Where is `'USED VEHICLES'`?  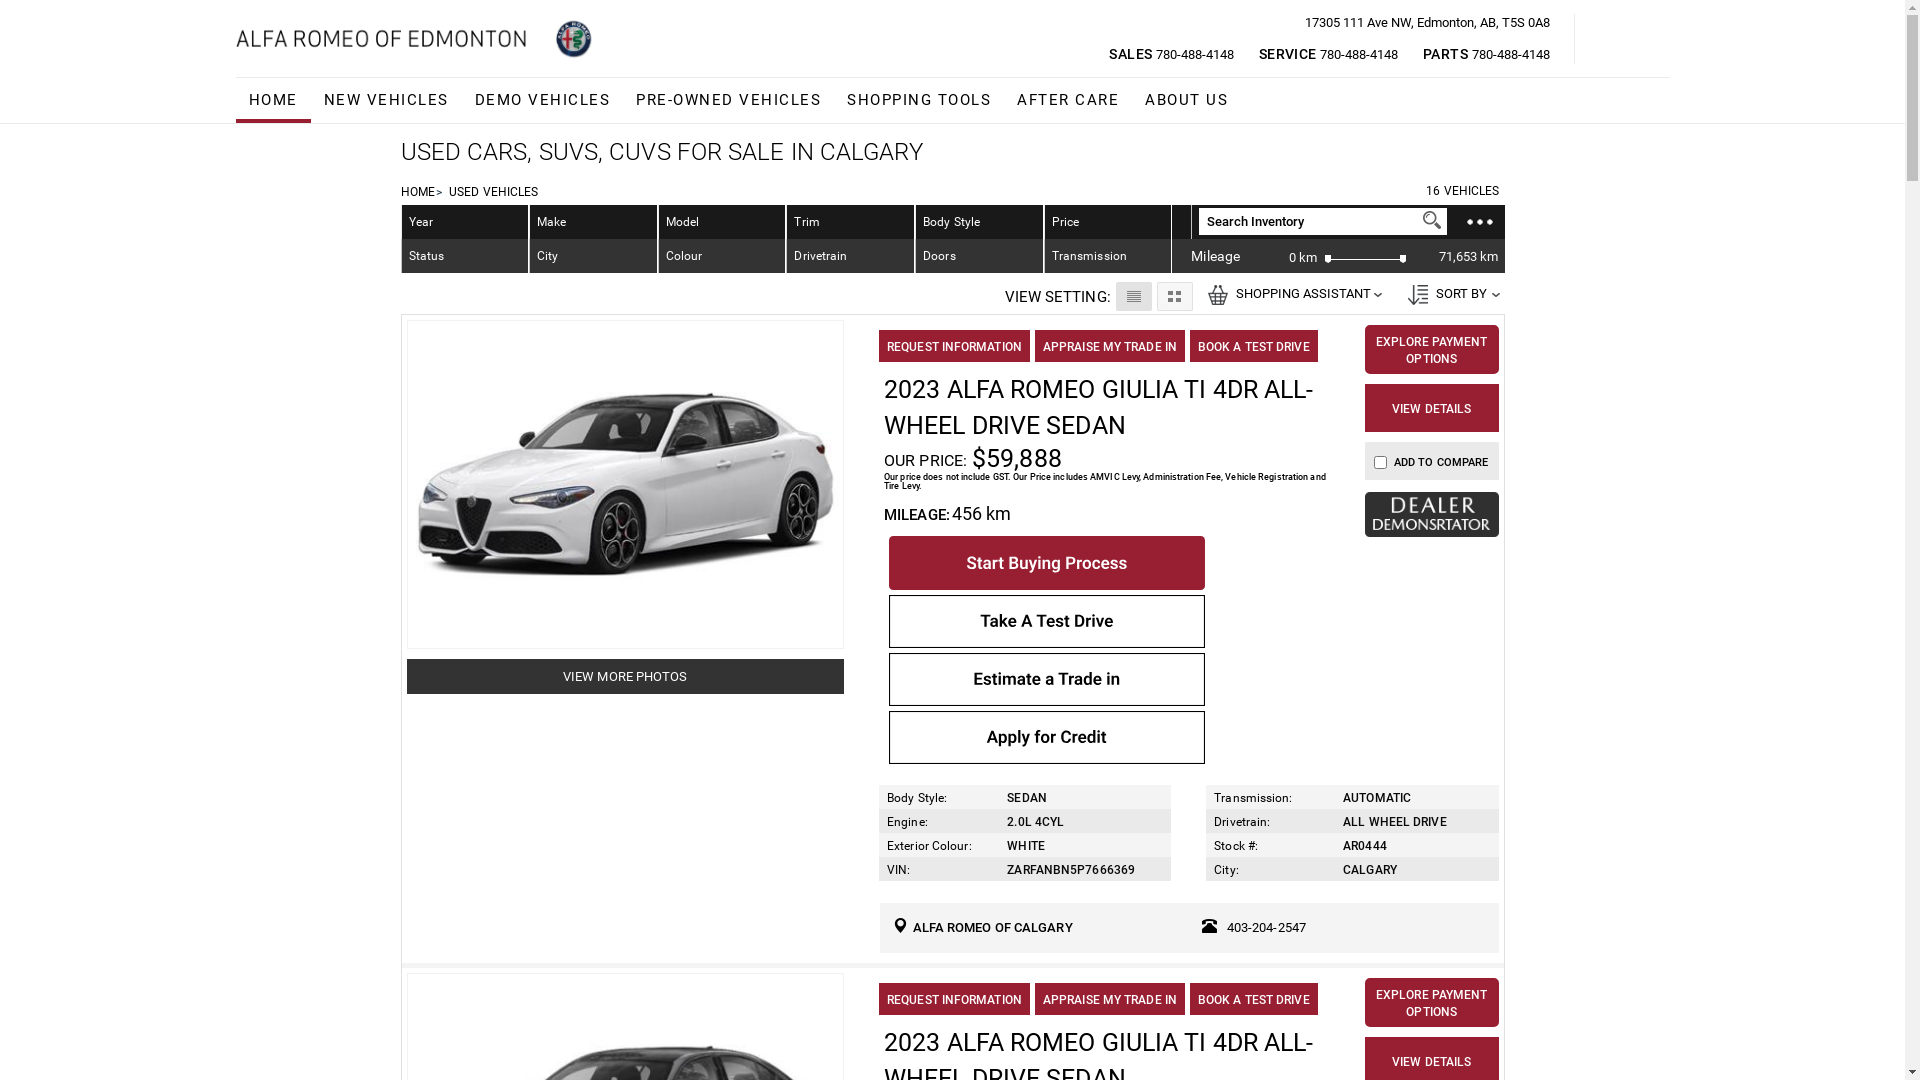
'USED VEHICLES' is located at coordinates (493, 192).